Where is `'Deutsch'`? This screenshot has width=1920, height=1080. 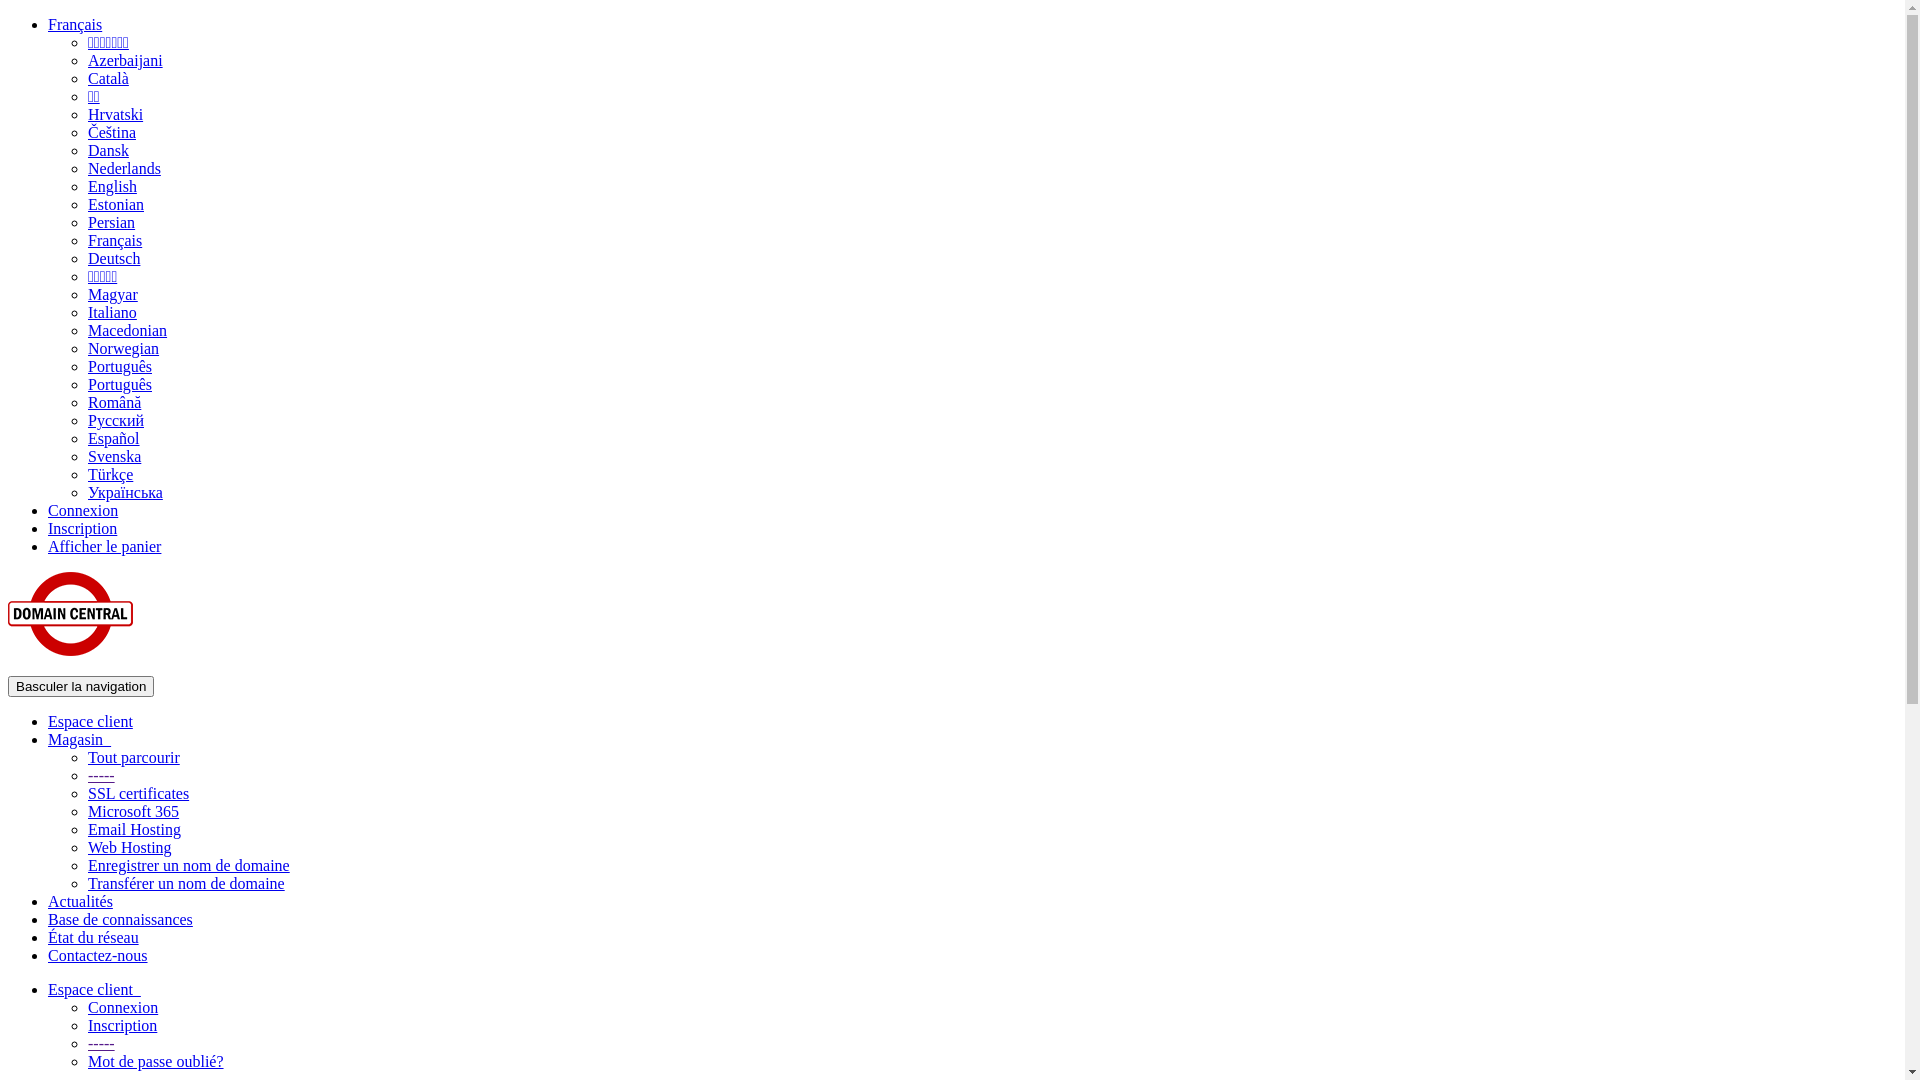
'Deutsch' is located at coordinates (86, 257).